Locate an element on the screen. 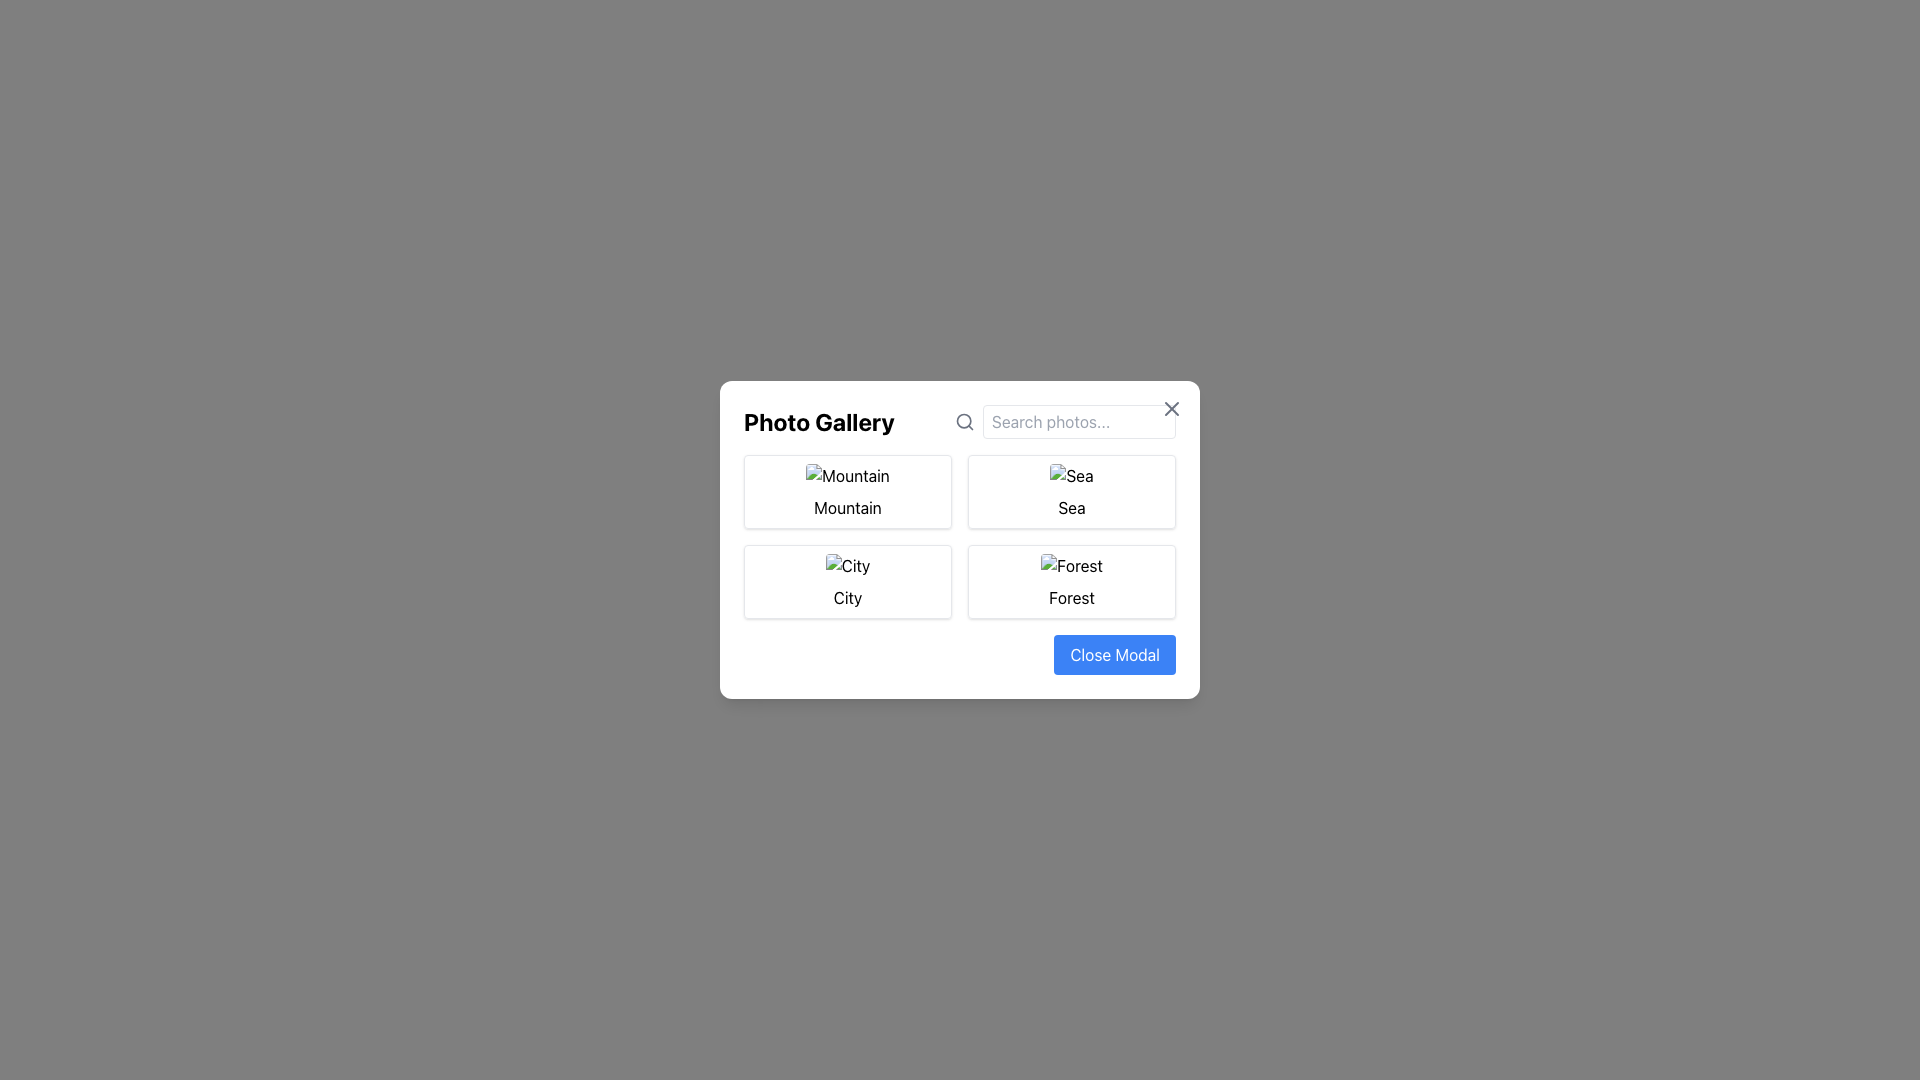 This screenshot has height=1080, width=1920. the interactive text label displaying the word 'Sea' located beneath the thumbnail image in the top-right section of the modal window is located at coordinates (1070, 507).